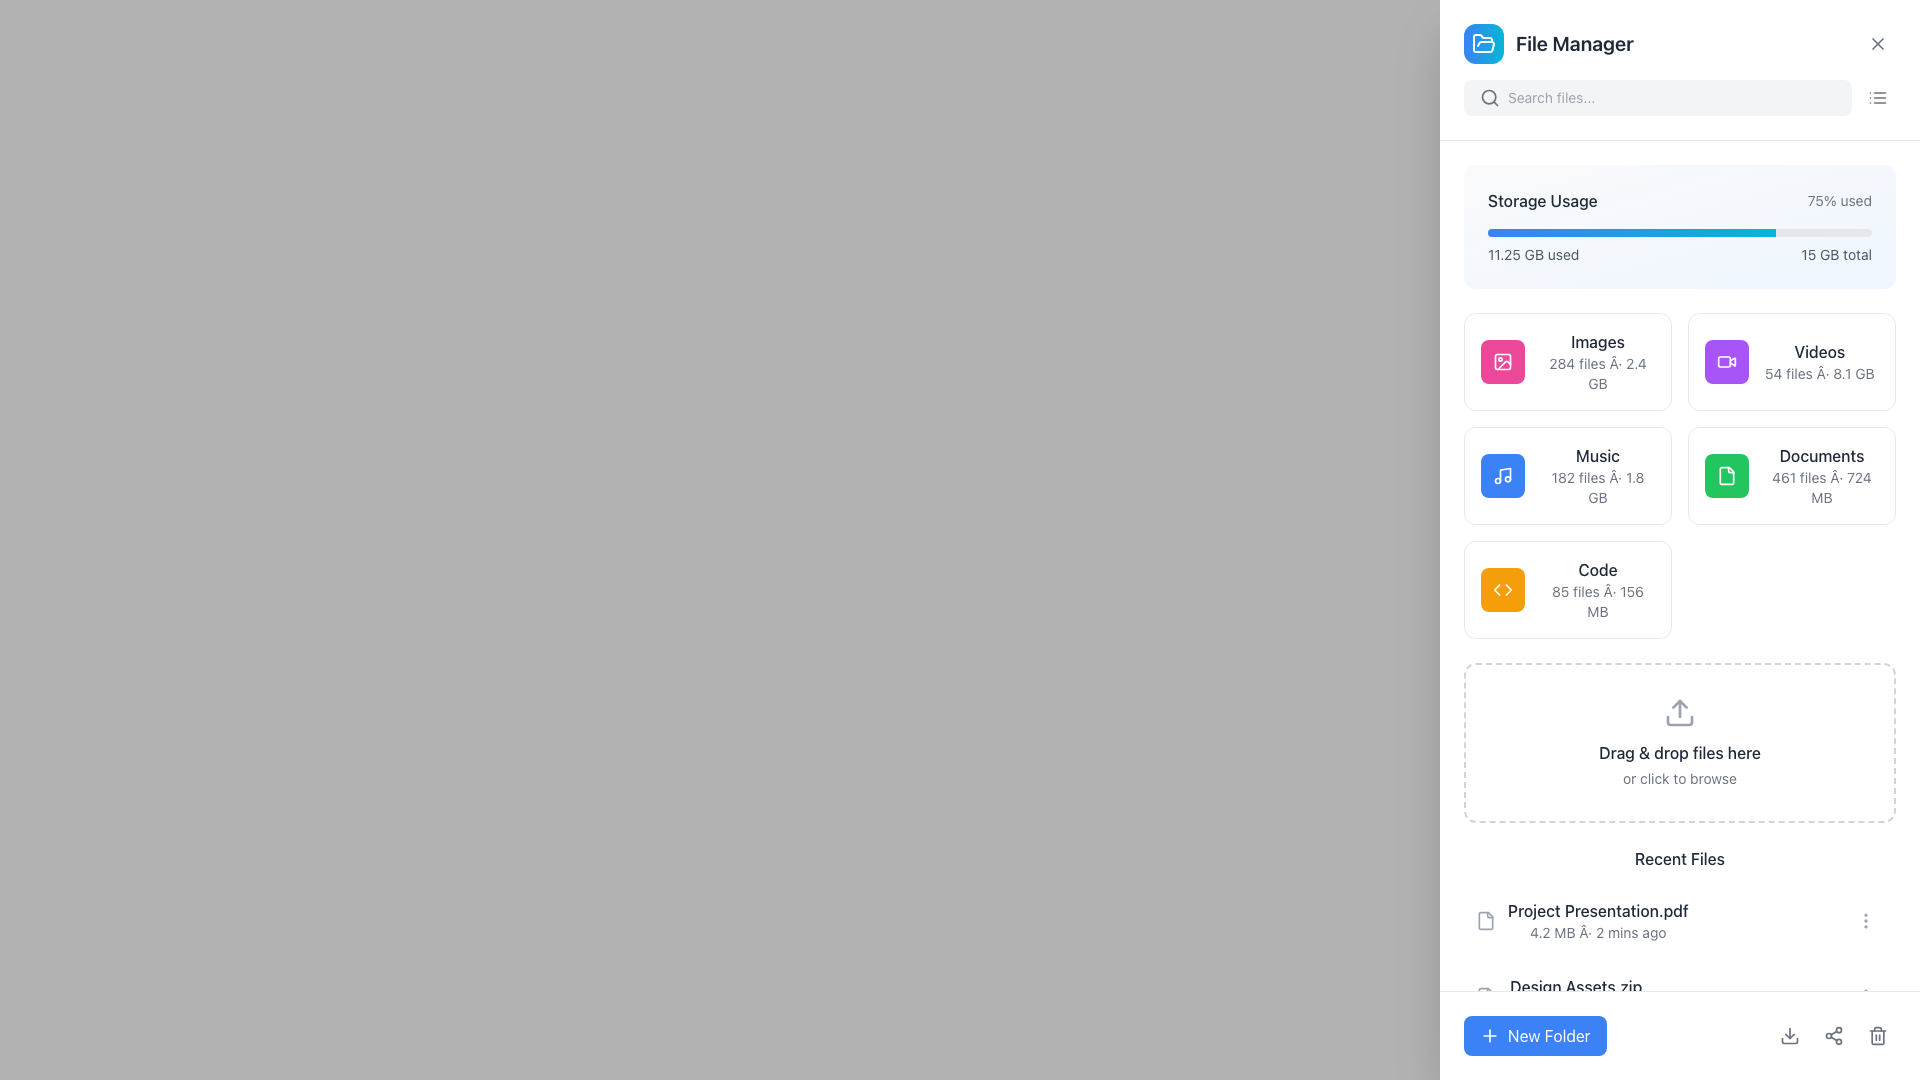 The height and width of the screenshot is (1080, 1920). I want to click on the 'Documents' file icon in the file manager interface, so click(1726, 475).